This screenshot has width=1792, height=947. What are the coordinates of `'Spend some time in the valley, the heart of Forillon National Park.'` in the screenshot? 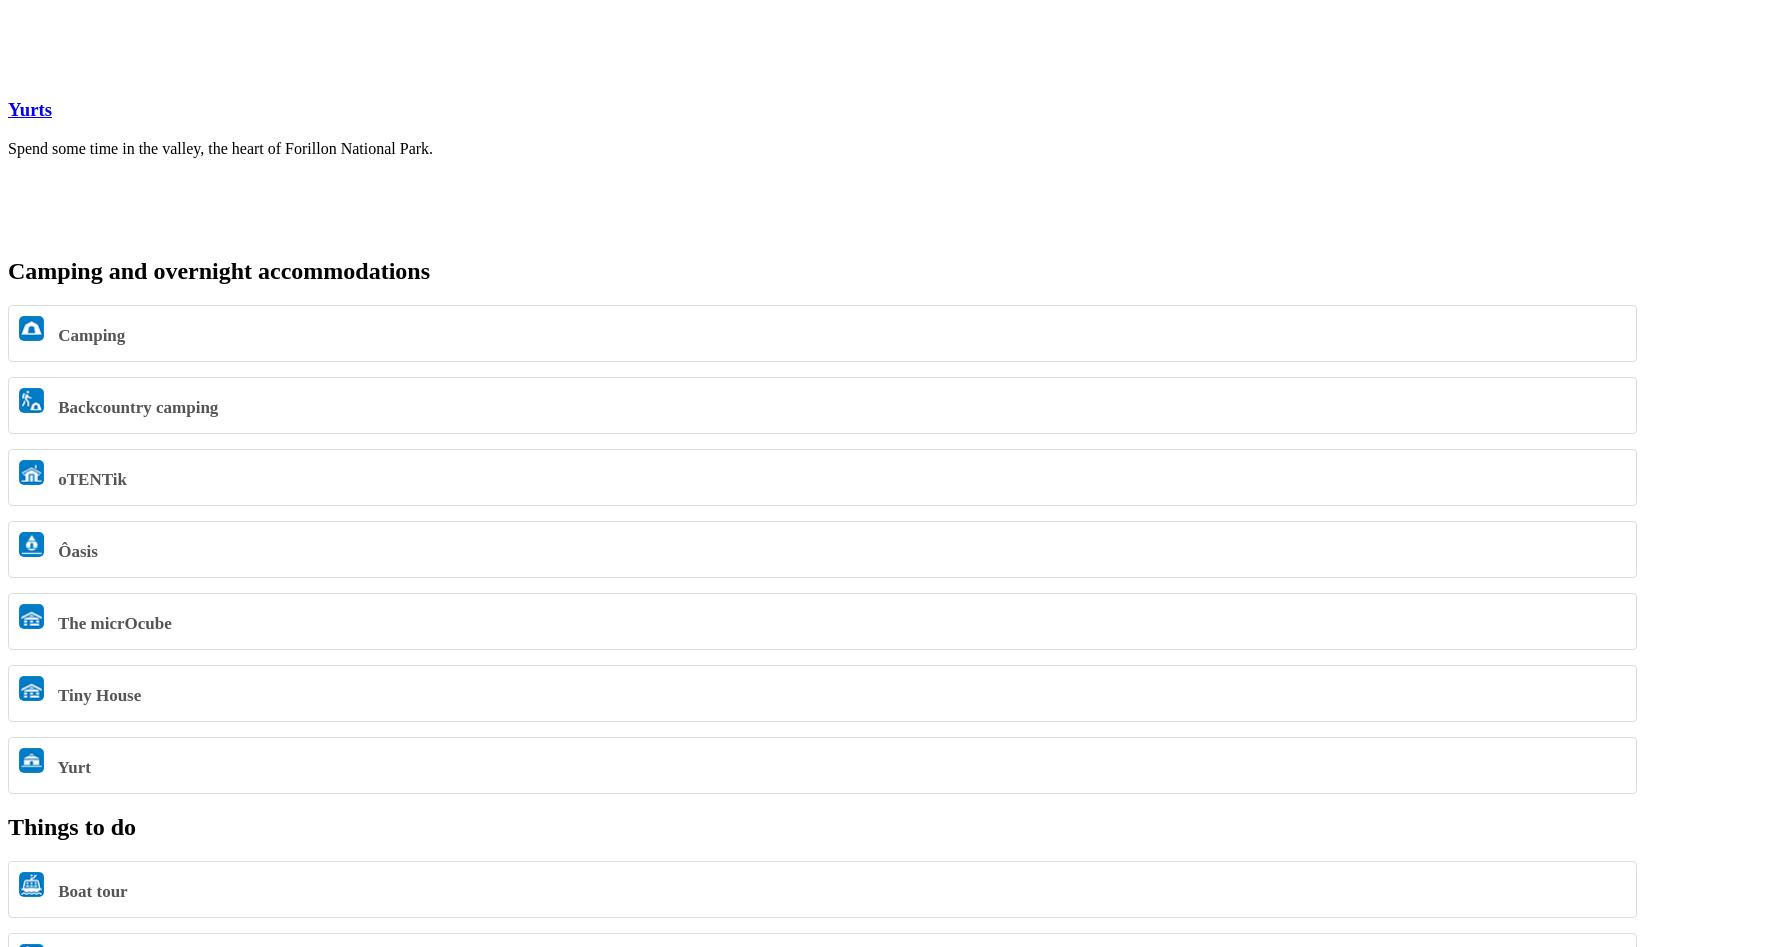 It's located at (8, 146).